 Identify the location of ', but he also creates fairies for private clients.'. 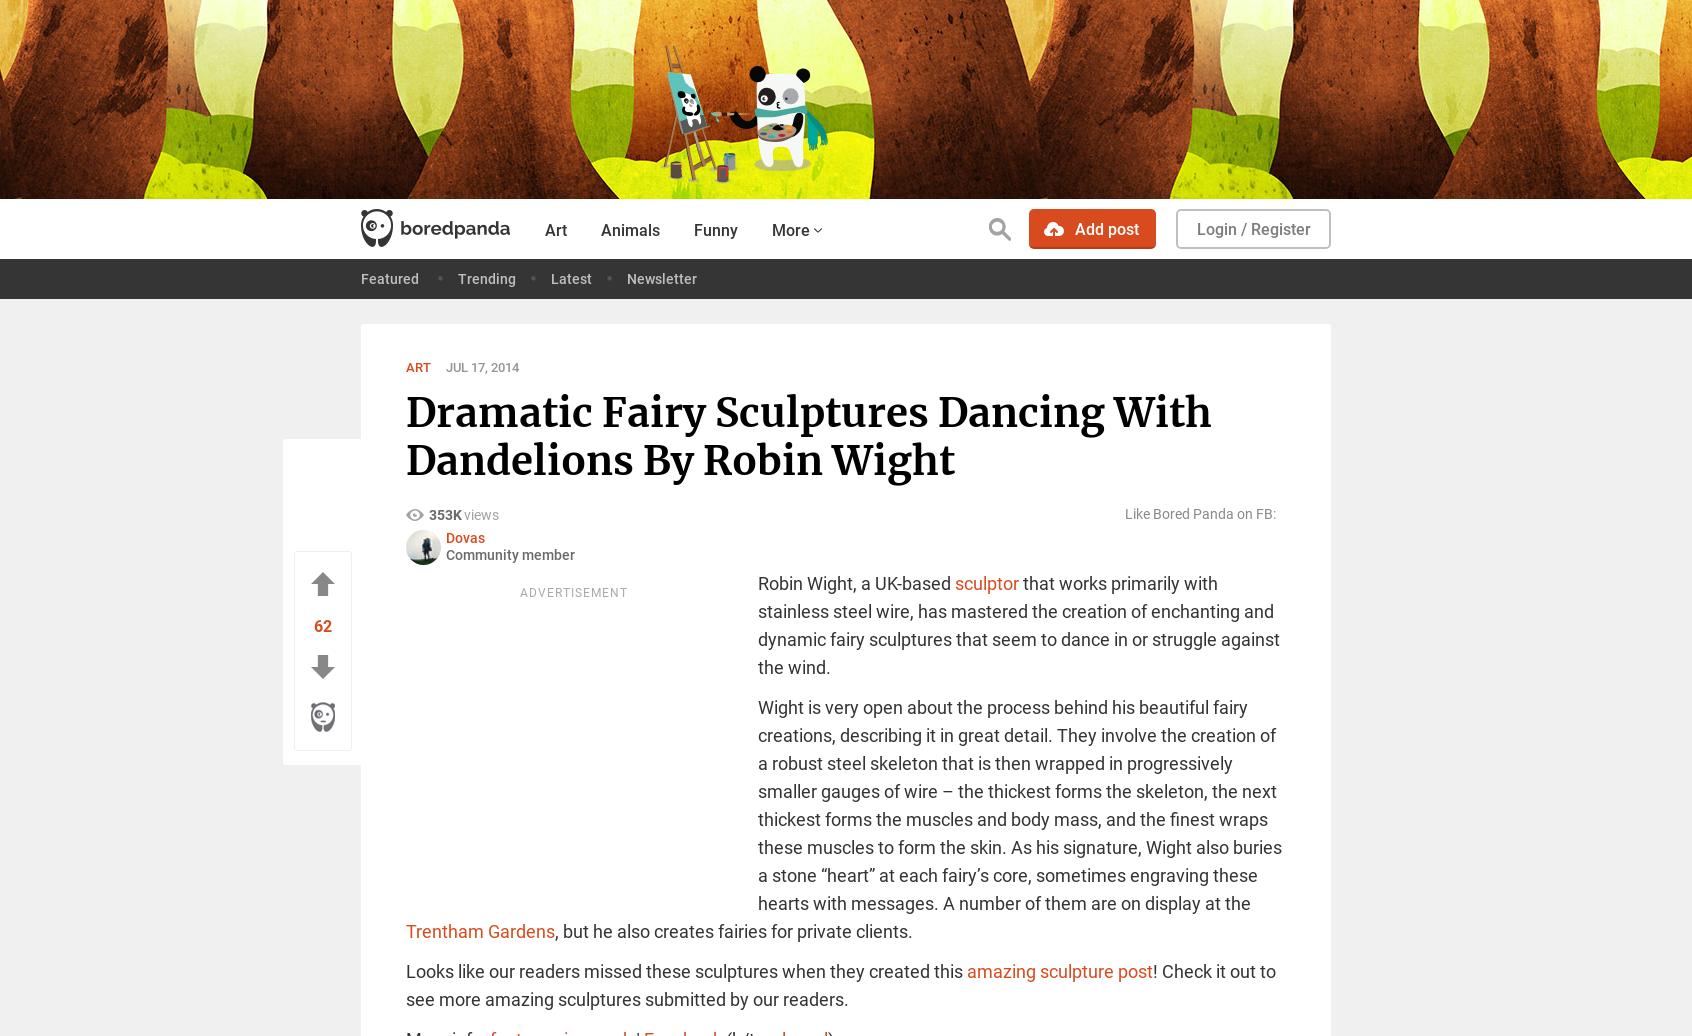
(732, 930).